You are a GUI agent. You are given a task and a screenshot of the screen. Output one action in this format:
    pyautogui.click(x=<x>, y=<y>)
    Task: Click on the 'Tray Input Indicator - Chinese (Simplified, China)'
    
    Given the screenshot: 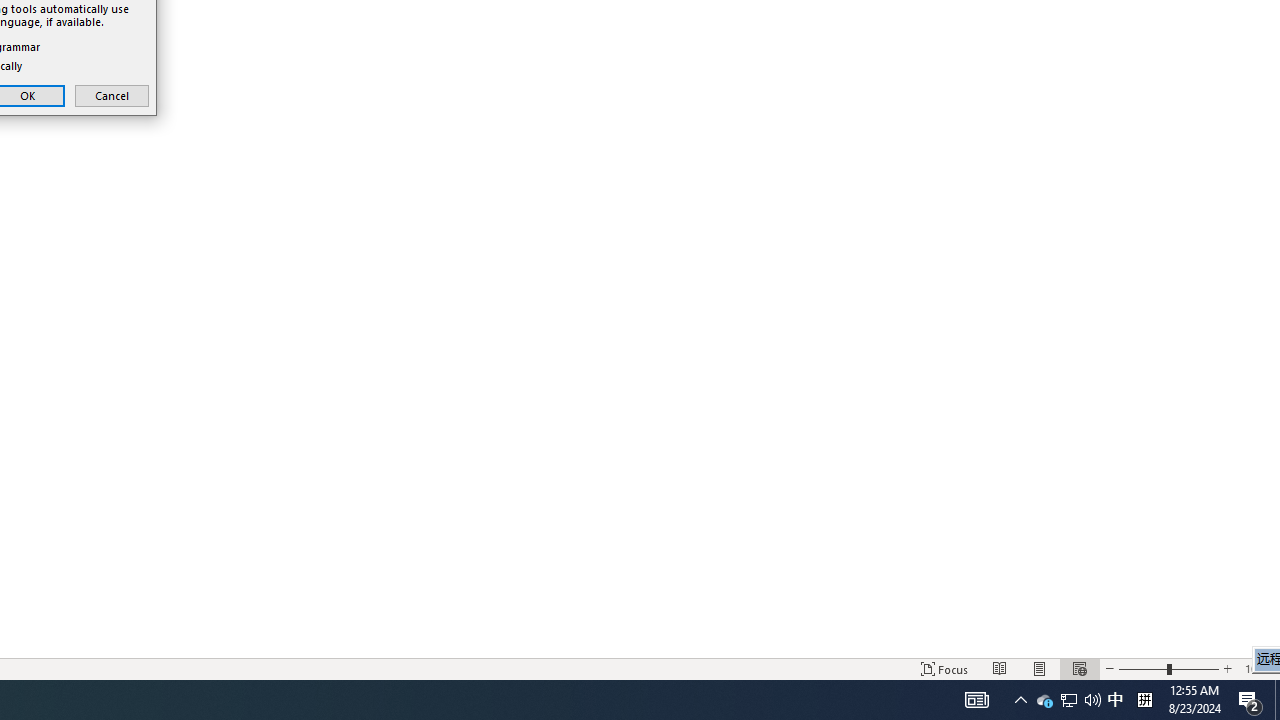 What is the action you would take?
    pyautogui.click(x=1144, y=698)
    